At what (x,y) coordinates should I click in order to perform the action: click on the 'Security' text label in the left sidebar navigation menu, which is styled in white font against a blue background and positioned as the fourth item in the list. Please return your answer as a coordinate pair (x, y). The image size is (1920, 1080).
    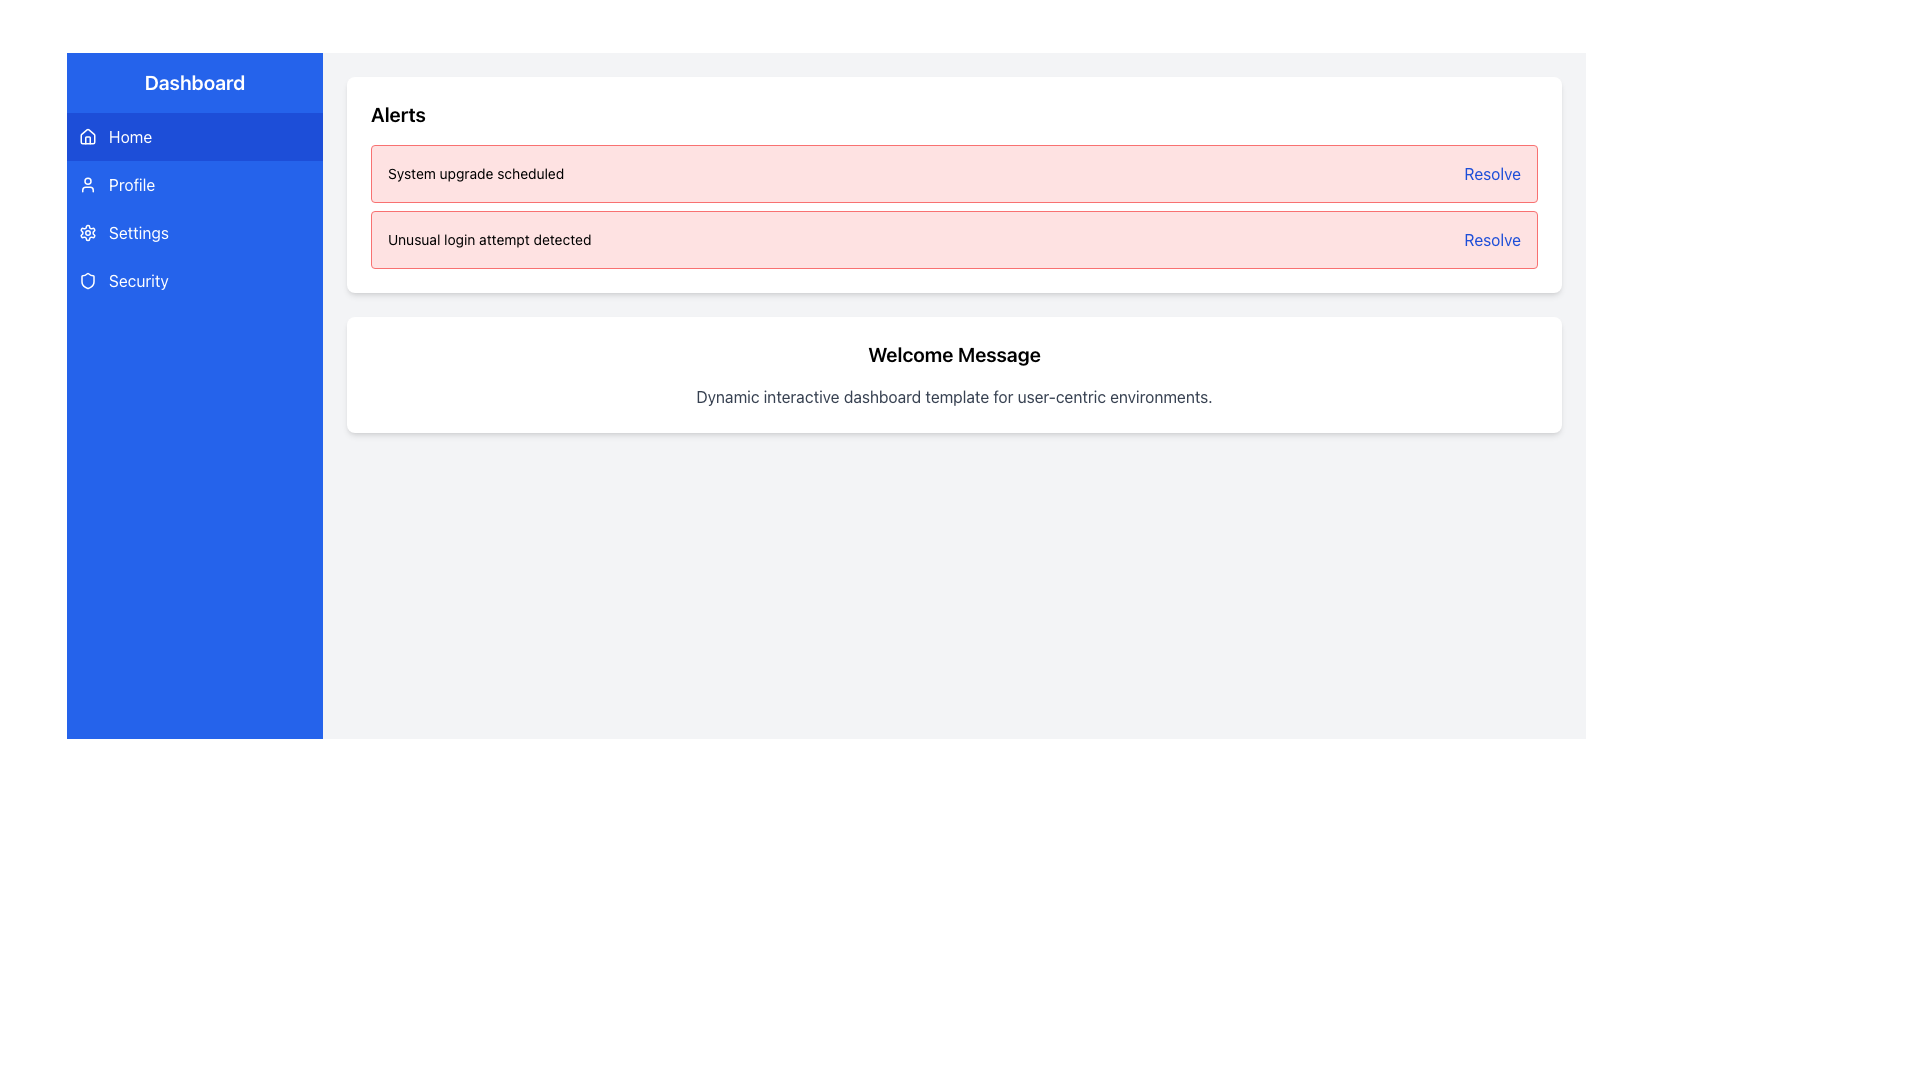
    Looking at the image, I should click on (137, 281).